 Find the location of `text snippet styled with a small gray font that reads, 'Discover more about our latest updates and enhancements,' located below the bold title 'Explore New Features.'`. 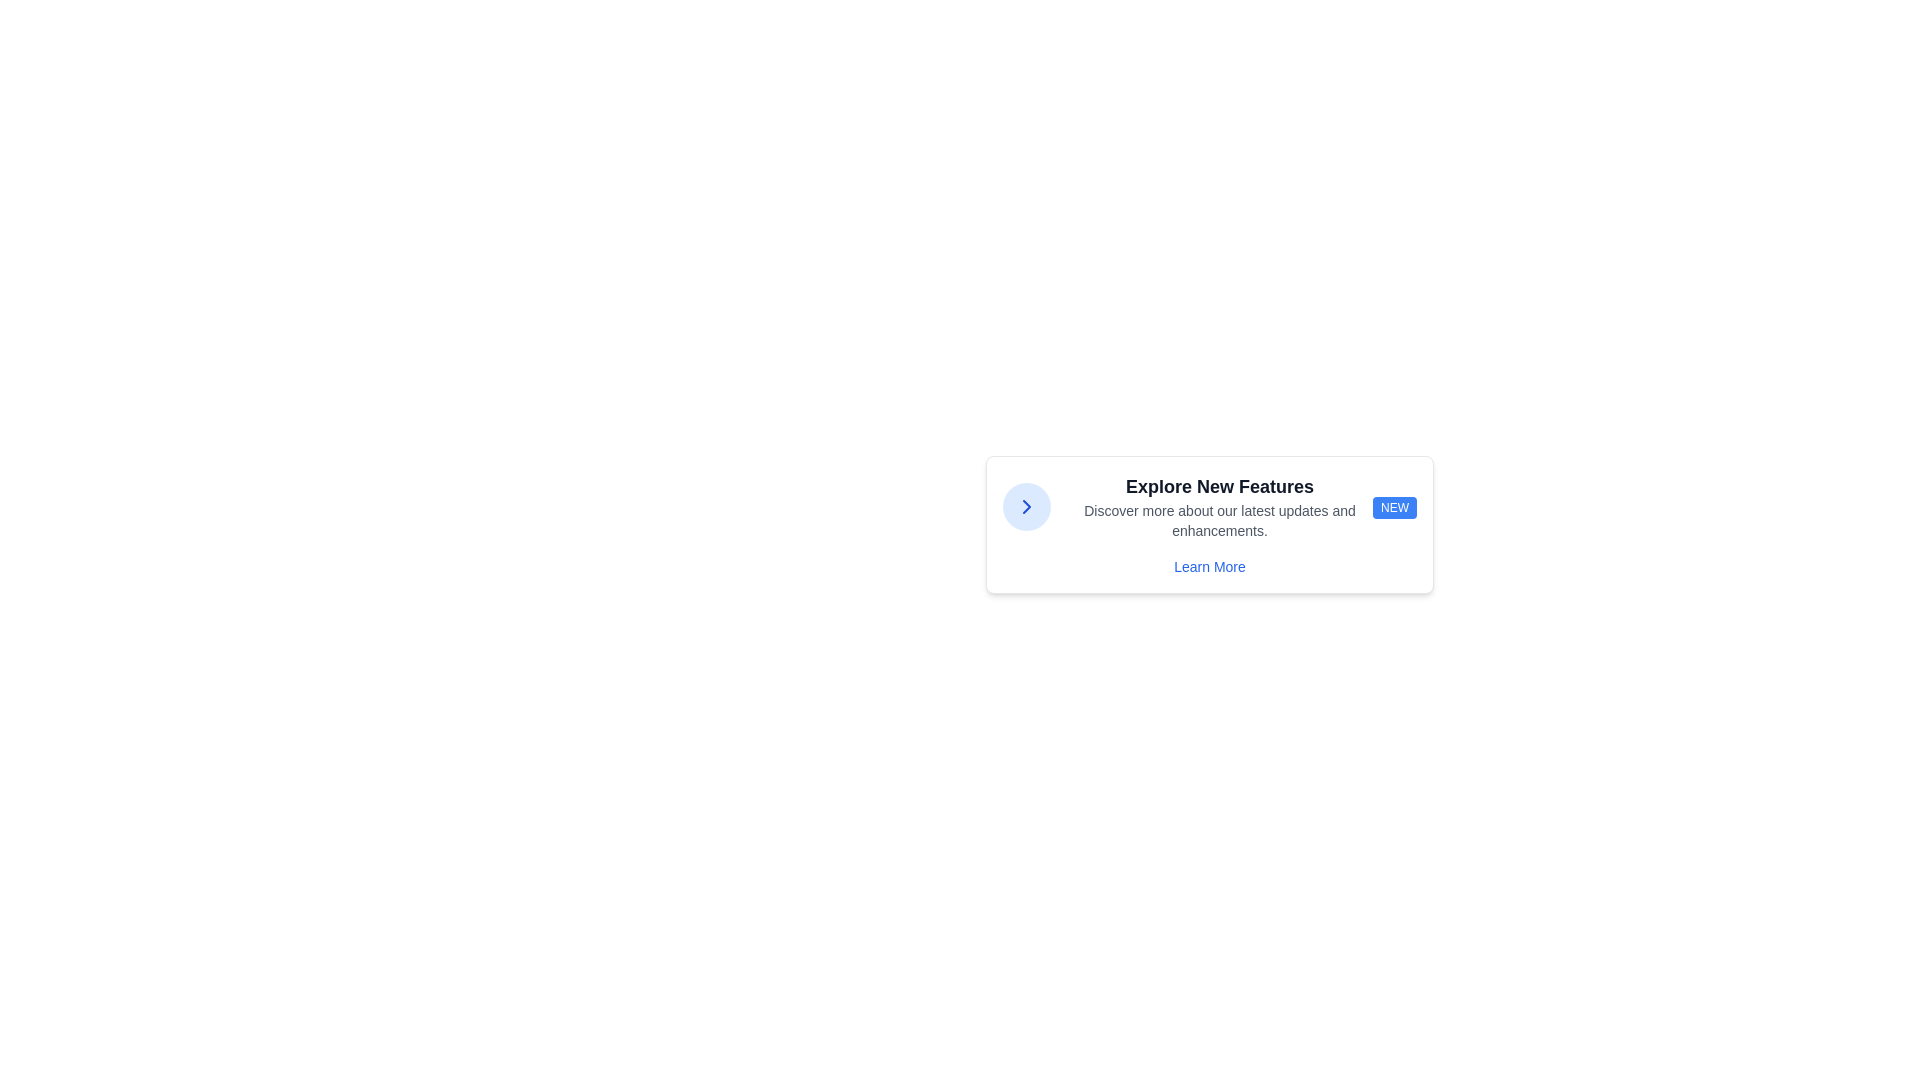

text snippet styled with a small gray font that reads, 'Discover more about our latest updates and enhancements,' located below the bold title 'Explore New Features.' is located at coordinates (1218, 519).